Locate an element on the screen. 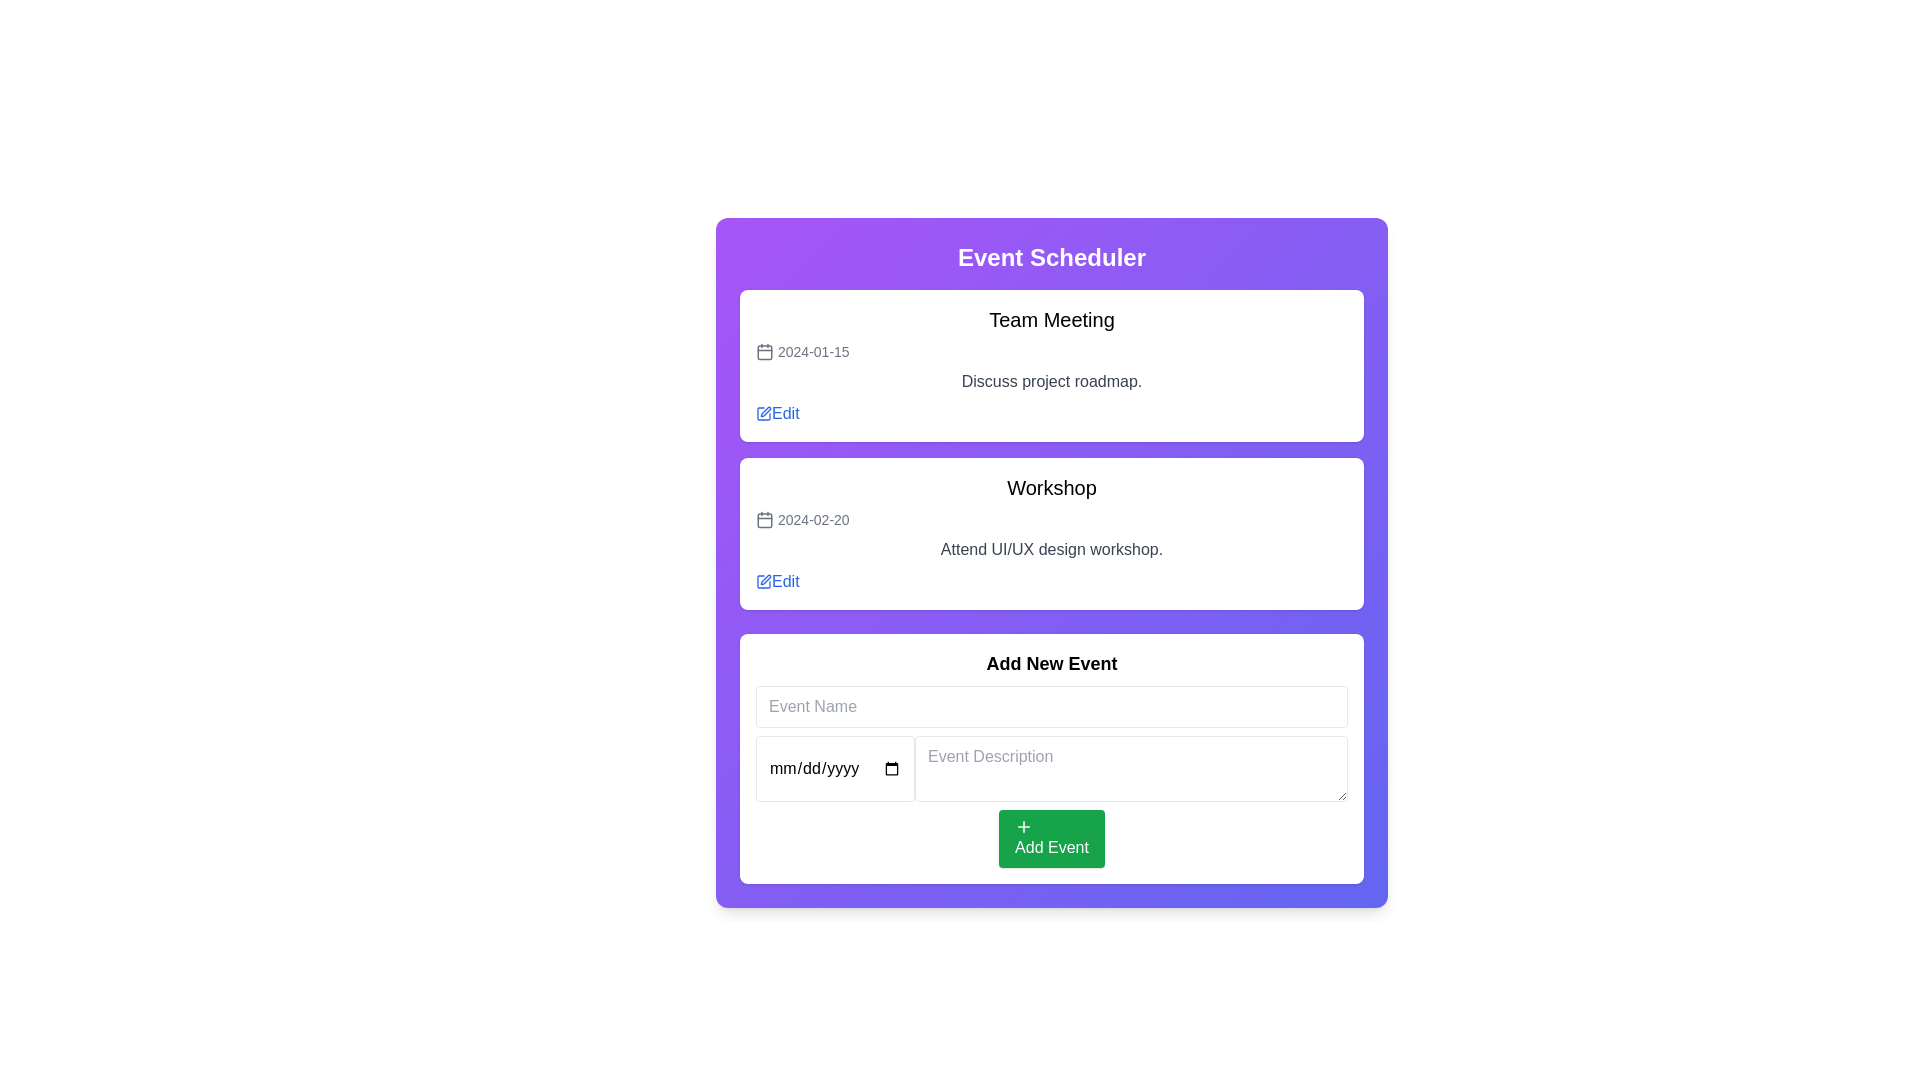 This screenshot has height=1080, width=1920. the '+' icon that is left-aligned within the green 'Add Event' button located at the bottom of the 'Add New Event' section is located at coordinates (1024, 826).